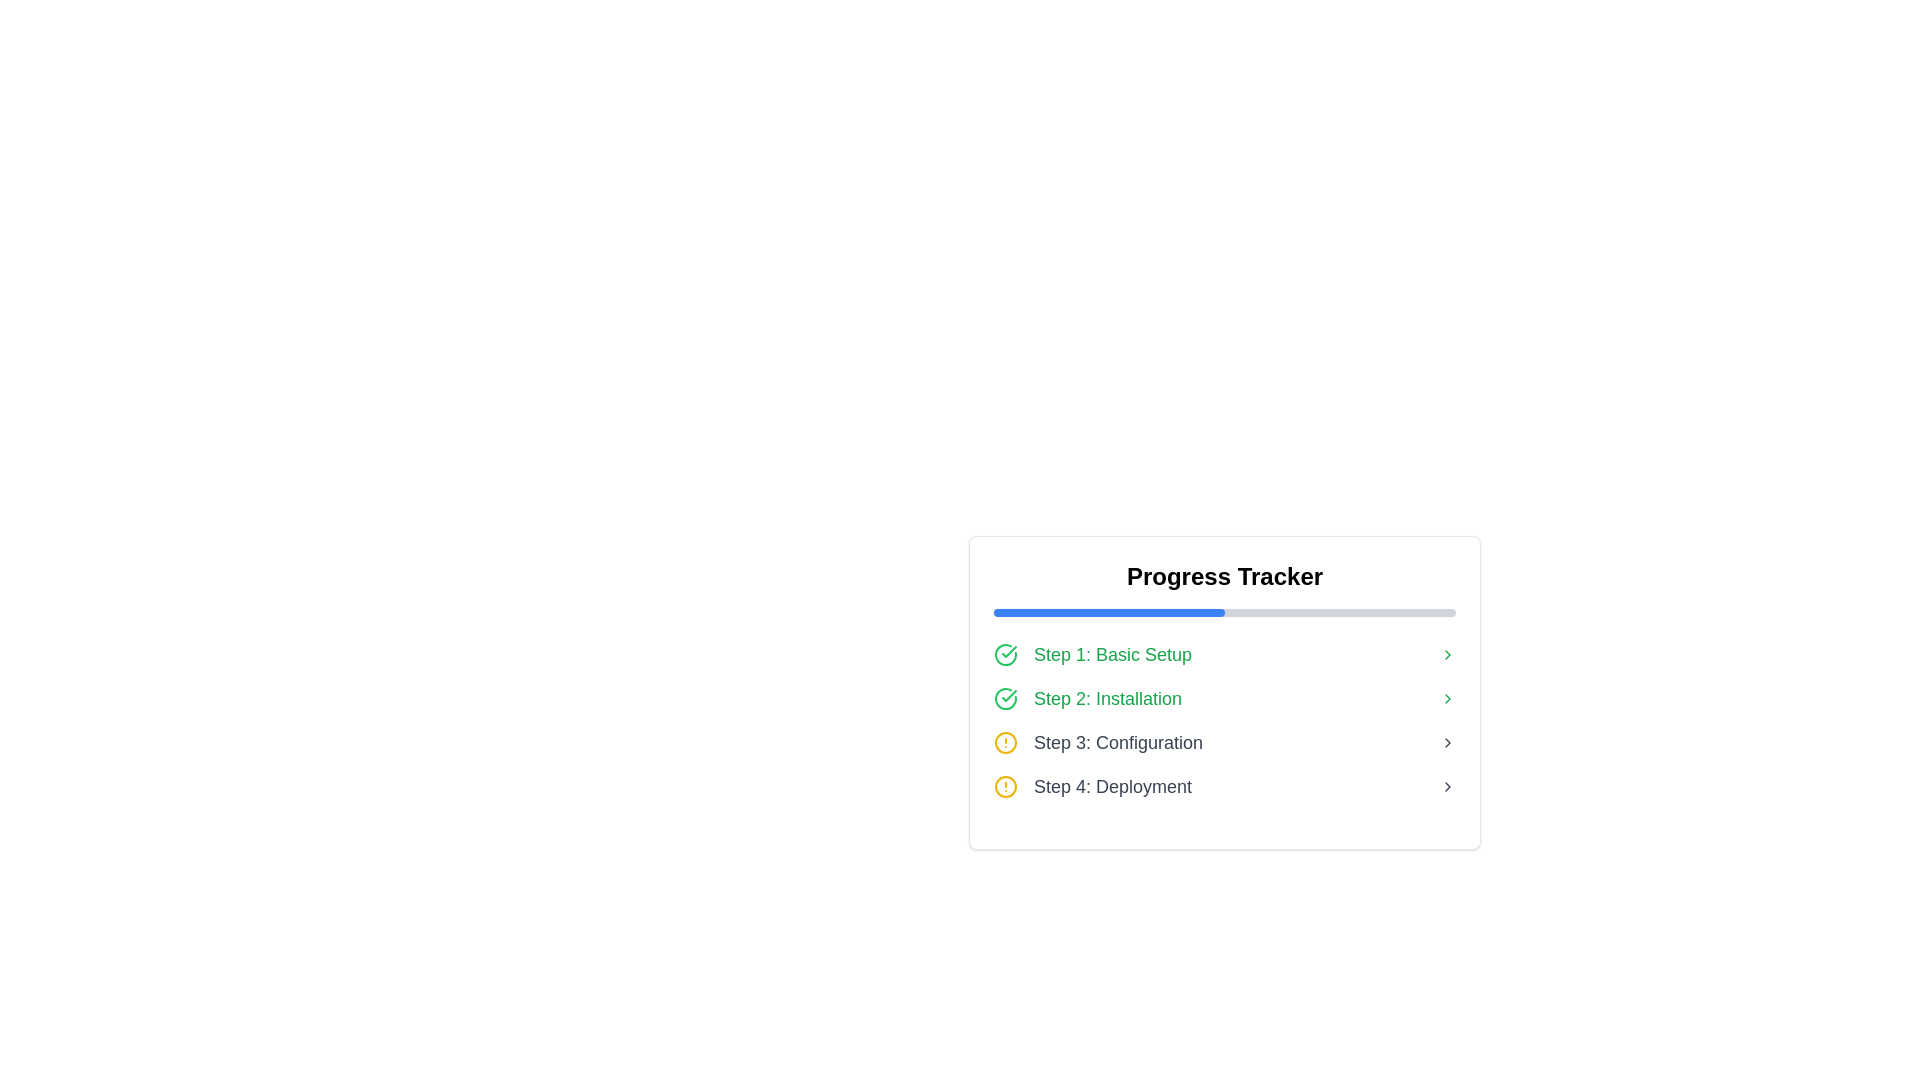 The width and height of the screenshot is (1920, 1080). Describe the element at coordinates (1448, 655) in the screenshot. I see `the right-pointing arrow styled icon at the far right of the 'Step 1: Basic Setup' list item in the 'Progress Tracker' section` at that location.